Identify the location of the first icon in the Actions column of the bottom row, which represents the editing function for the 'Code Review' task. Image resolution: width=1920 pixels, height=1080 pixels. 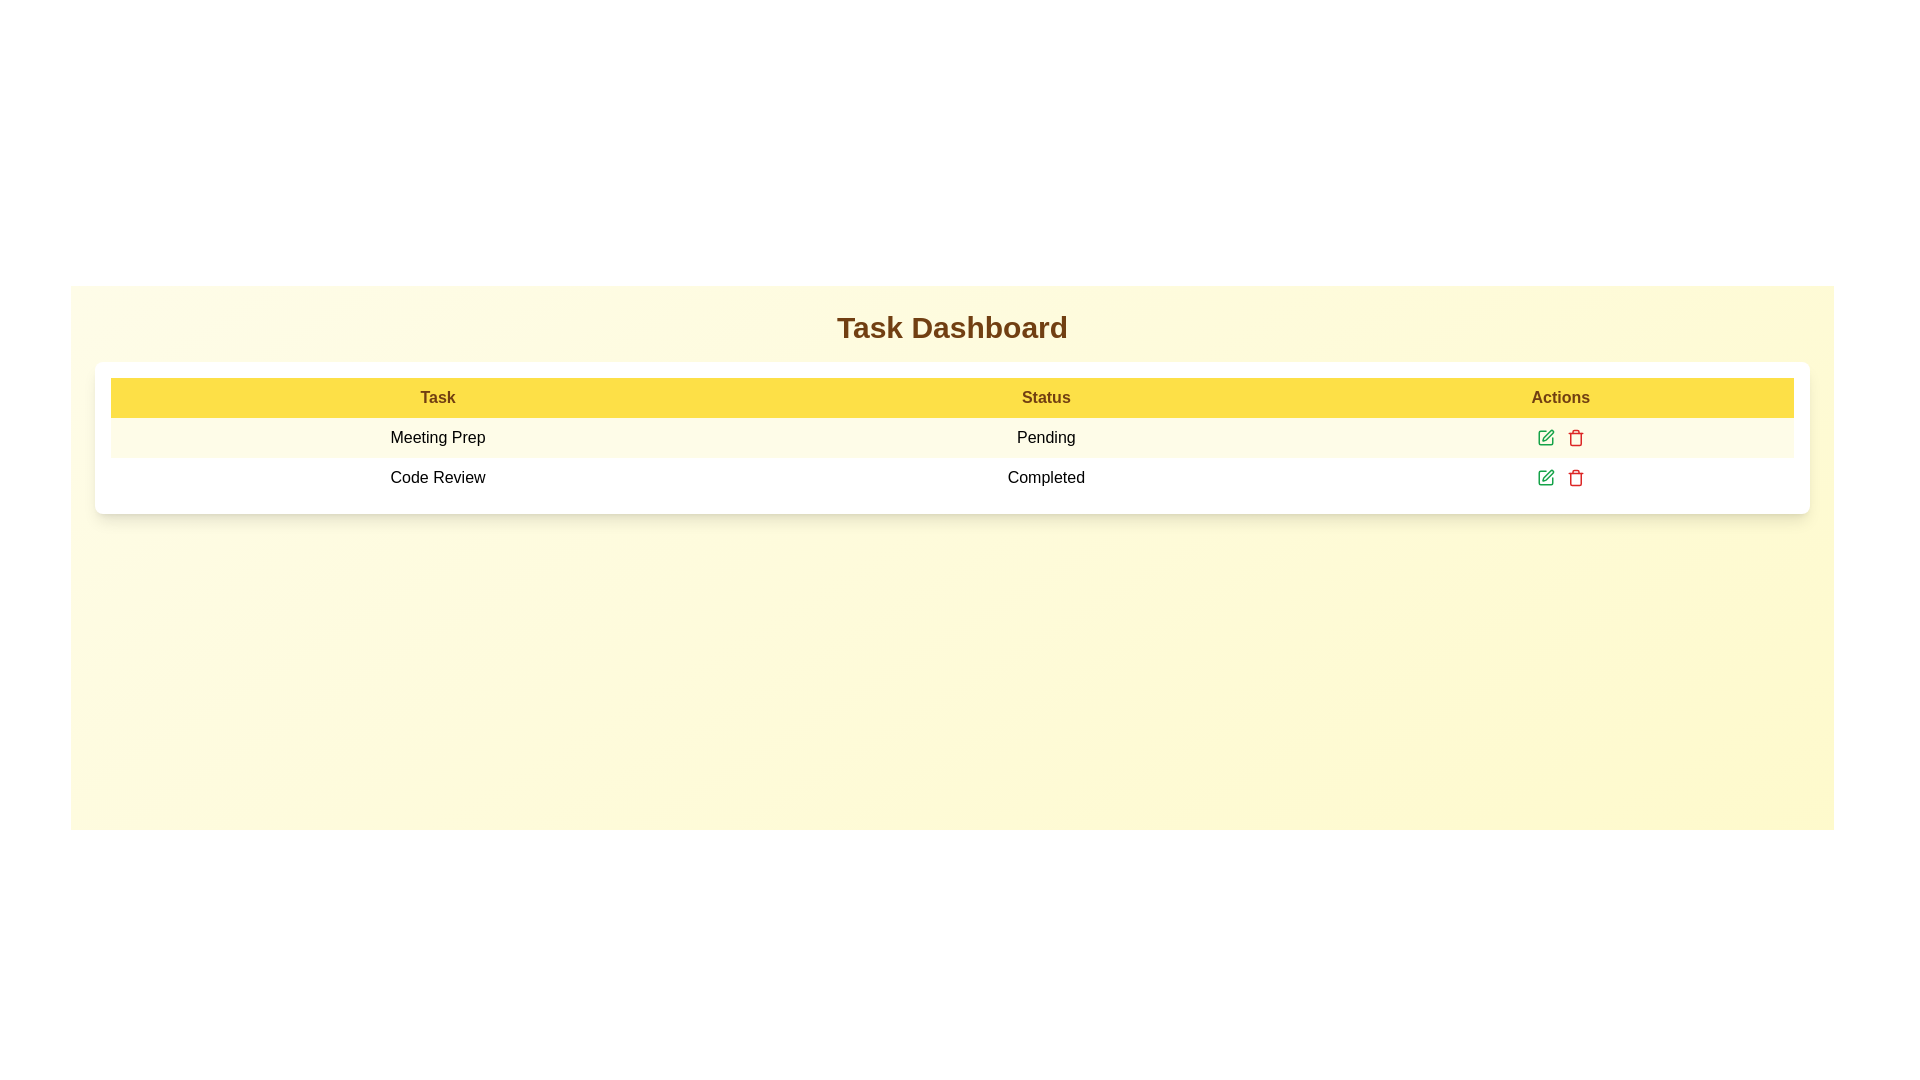
(1547, 475).